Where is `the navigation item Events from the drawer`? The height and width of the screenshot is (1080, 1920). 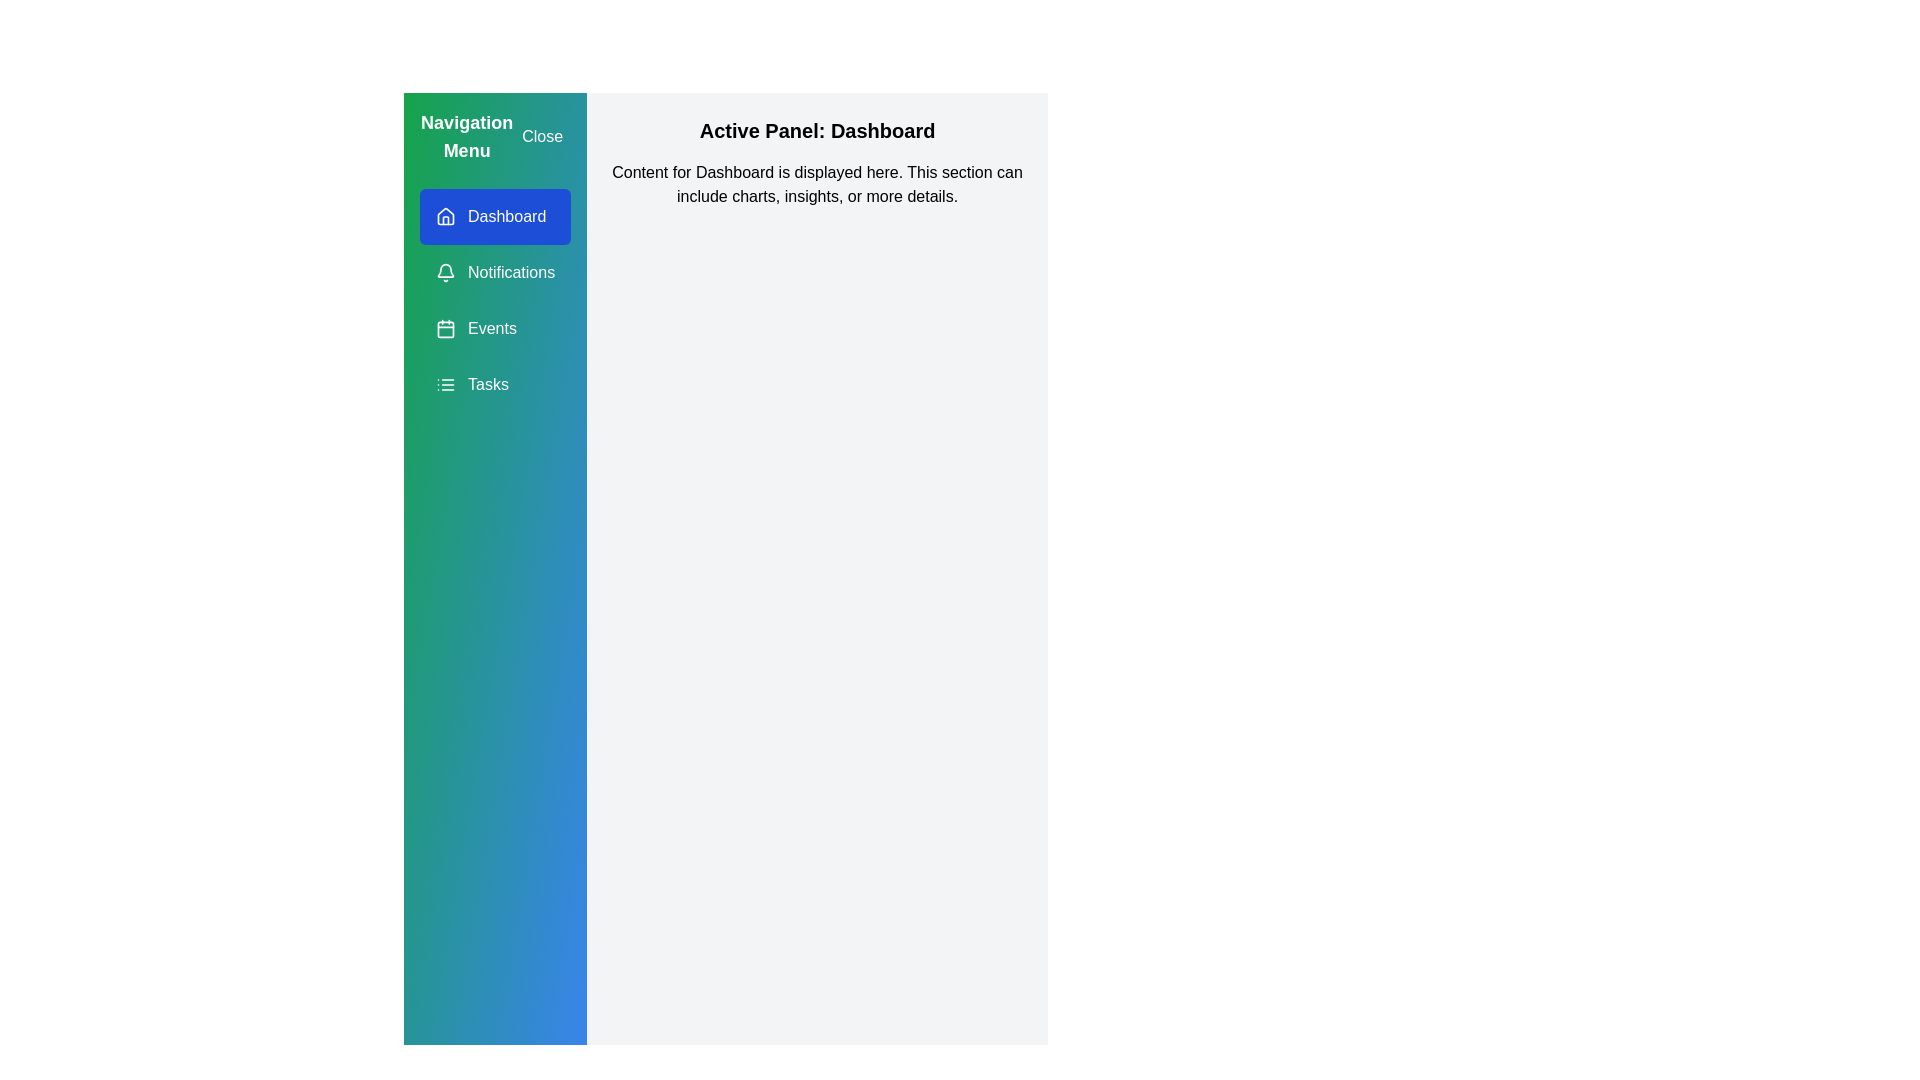
the navigation item Events from the drawer is located at coordinates (495, 327).